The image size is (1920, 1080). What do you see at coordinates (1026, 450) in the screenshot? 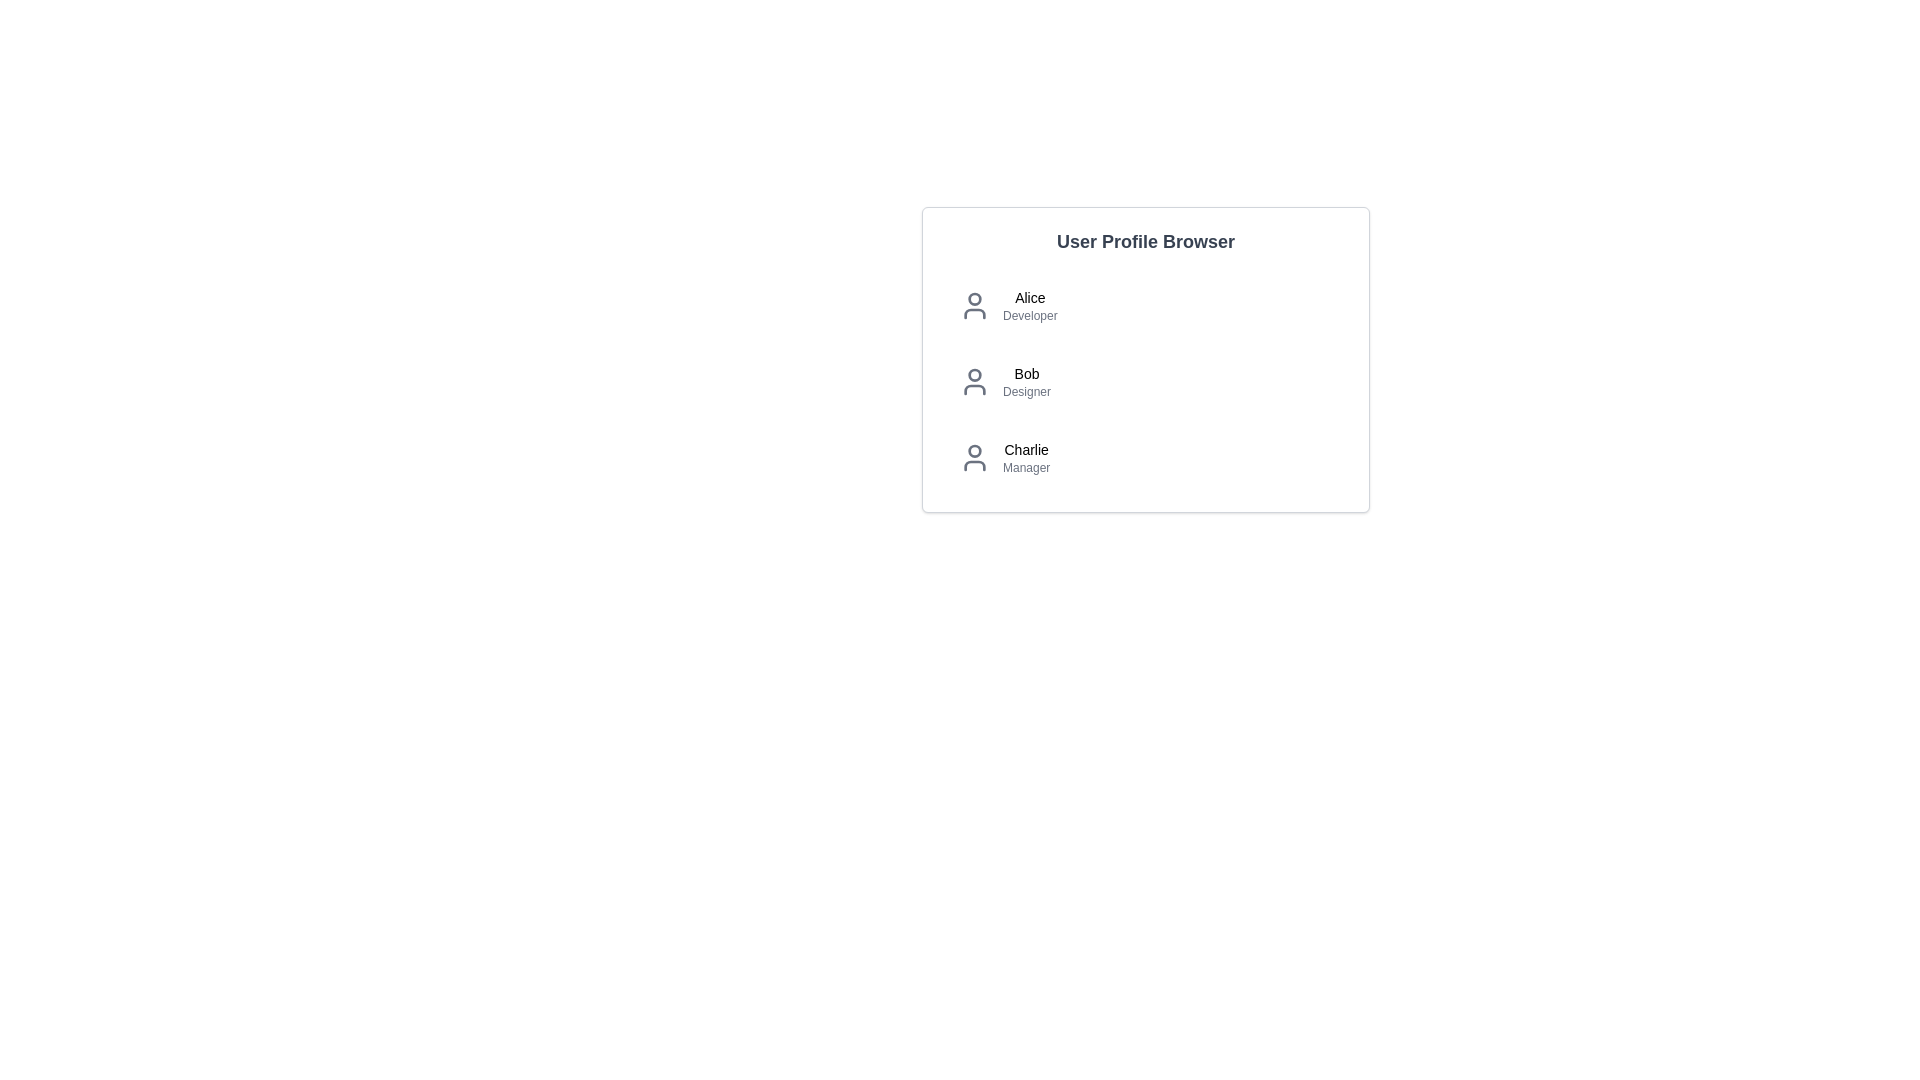
I see `the text label displaying 'Charlie' in the user profile list, which is the bottom entry above the 'Manager' role text` at bounding box center [1026, 450].